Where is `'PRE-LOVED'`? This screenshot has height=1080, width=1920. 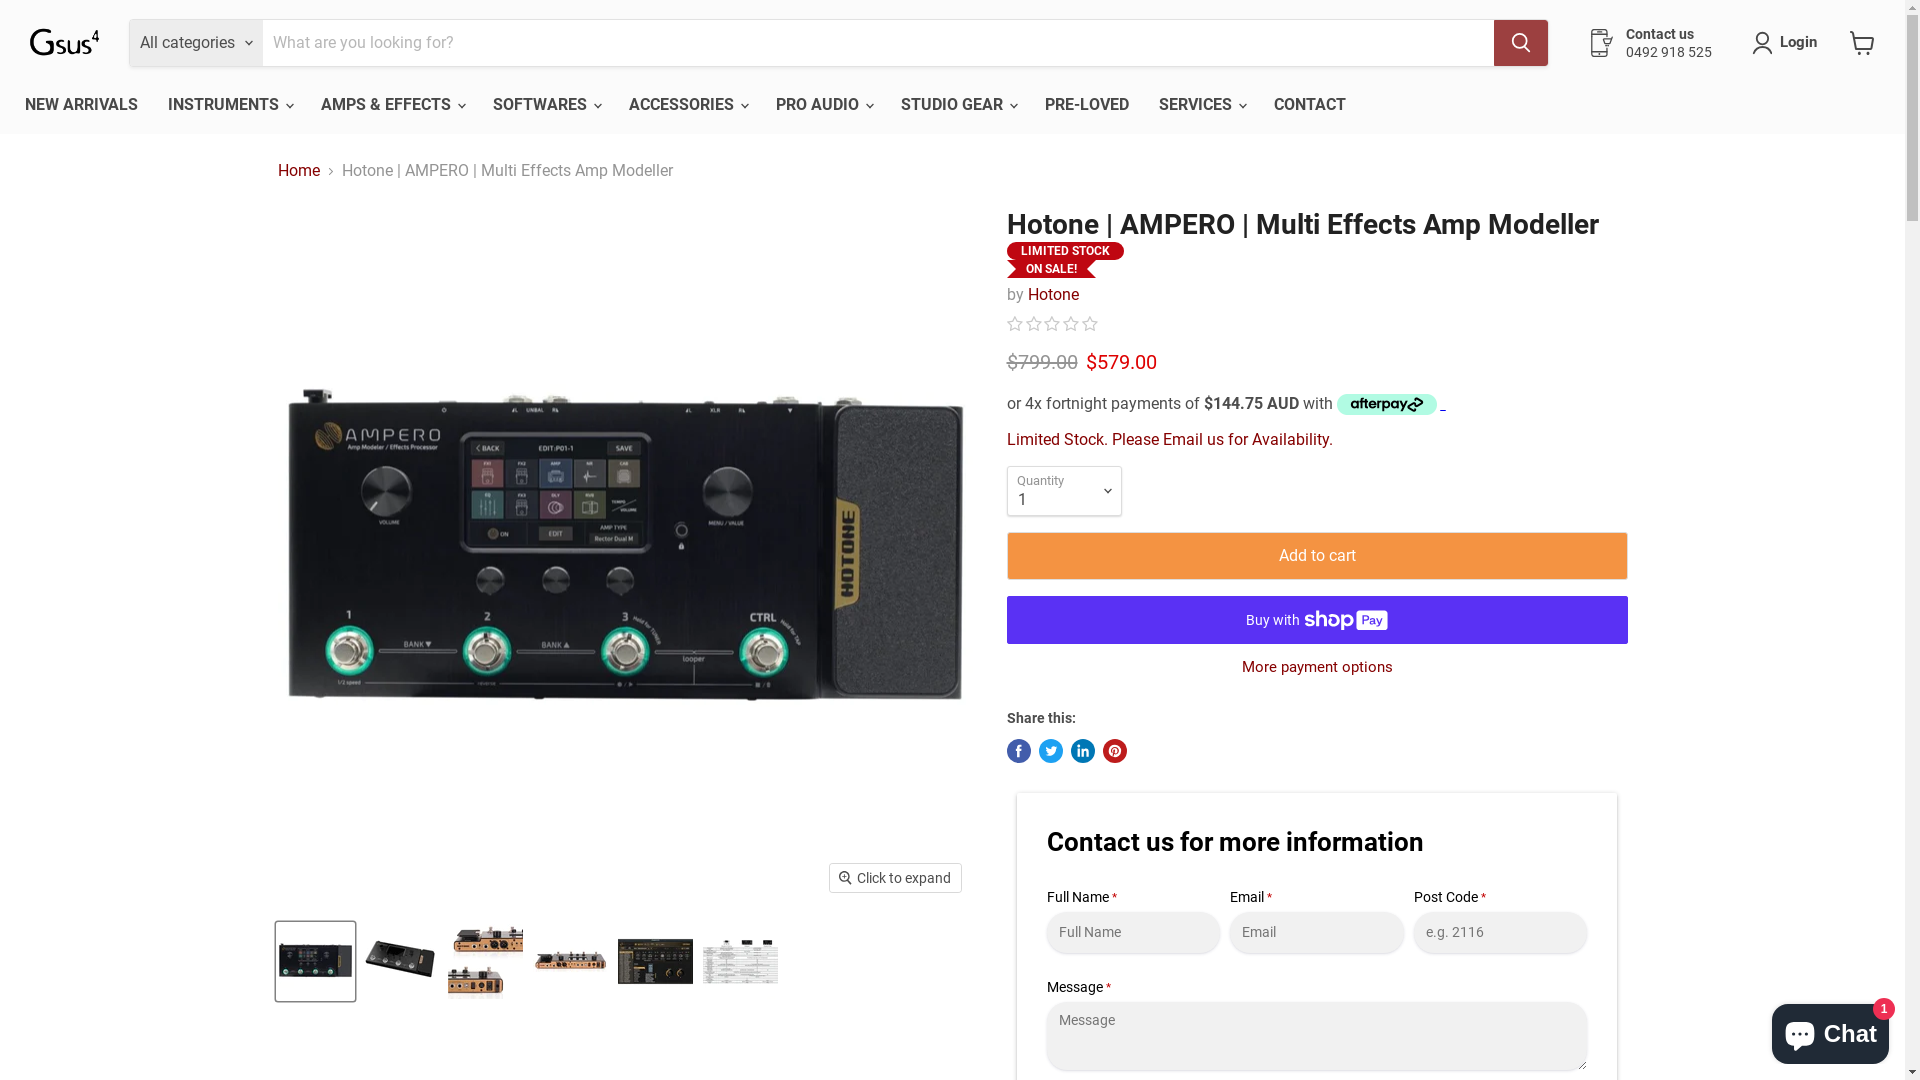 'PRE-LOVED' is located at coordinates (1085, 104).